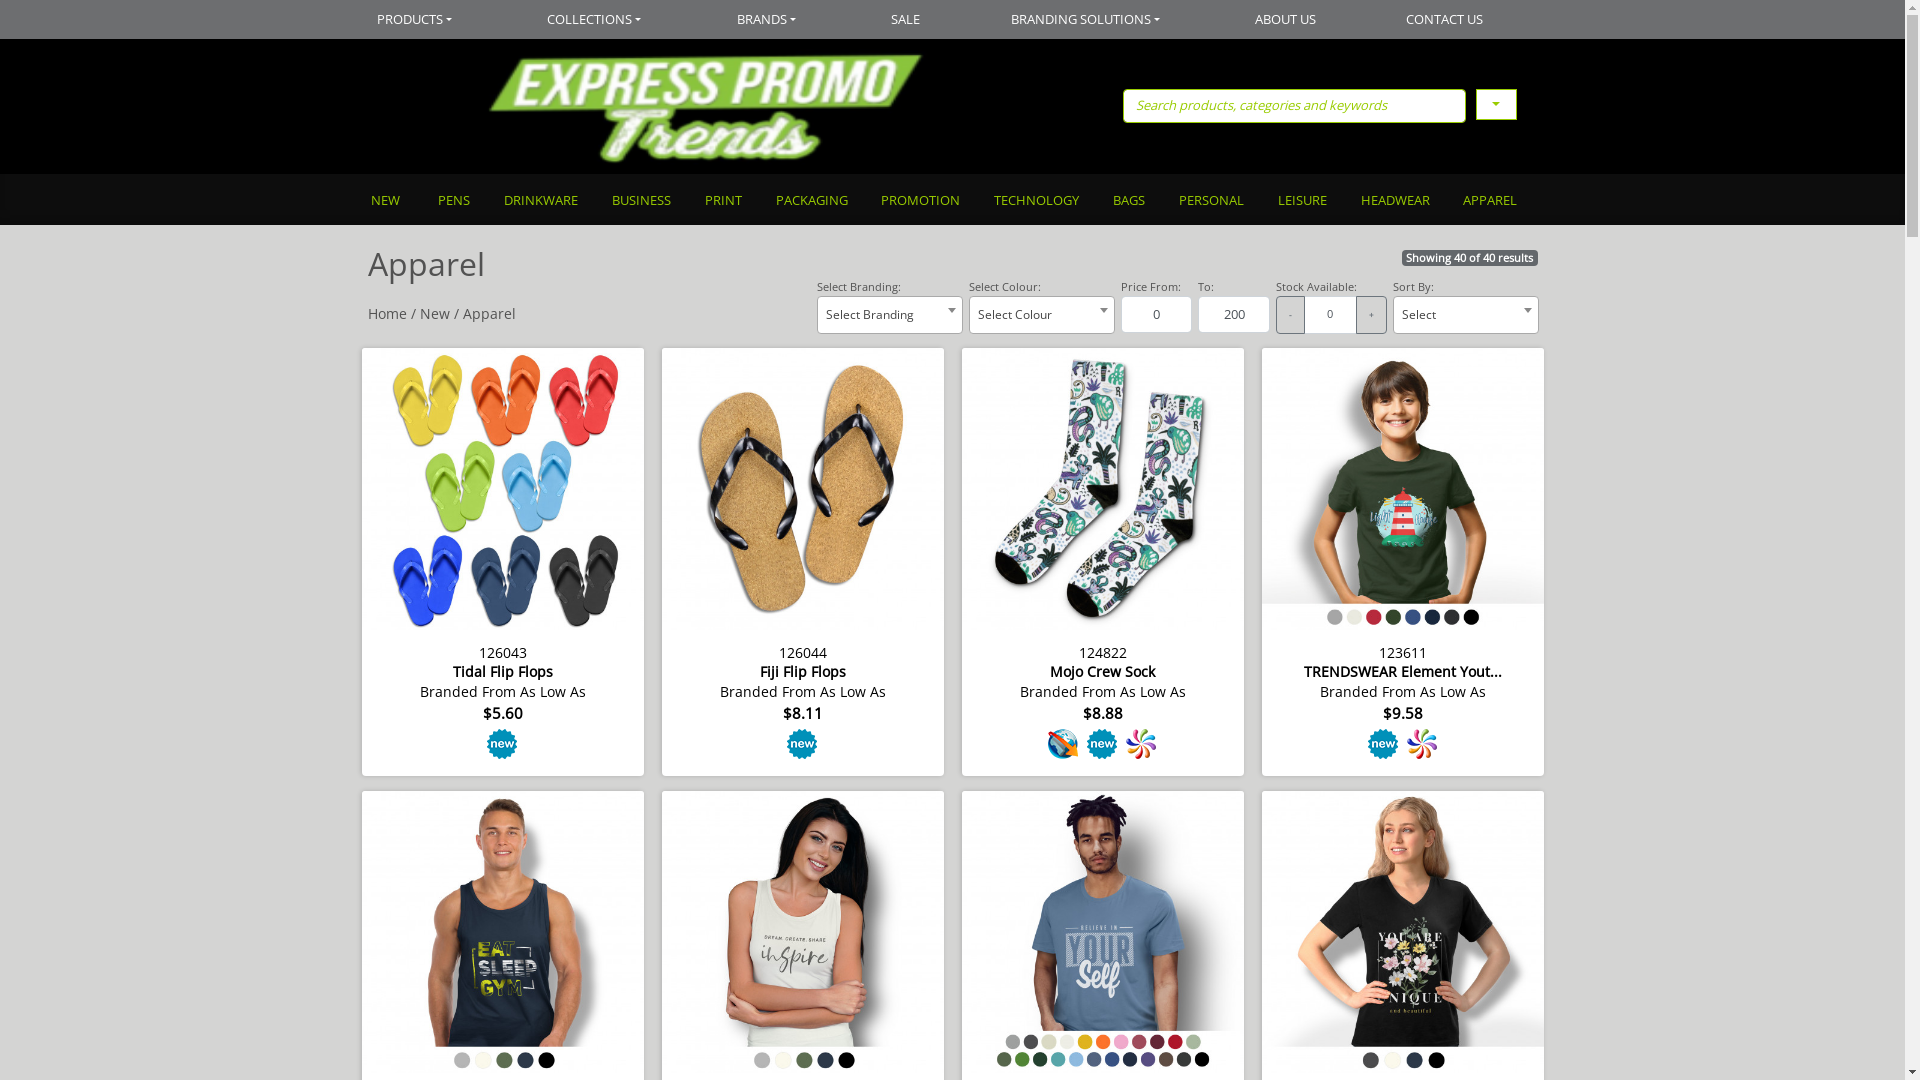  Describe the element at coordinates (387, 313) in the screenshot. I see `'Home'` at that location.